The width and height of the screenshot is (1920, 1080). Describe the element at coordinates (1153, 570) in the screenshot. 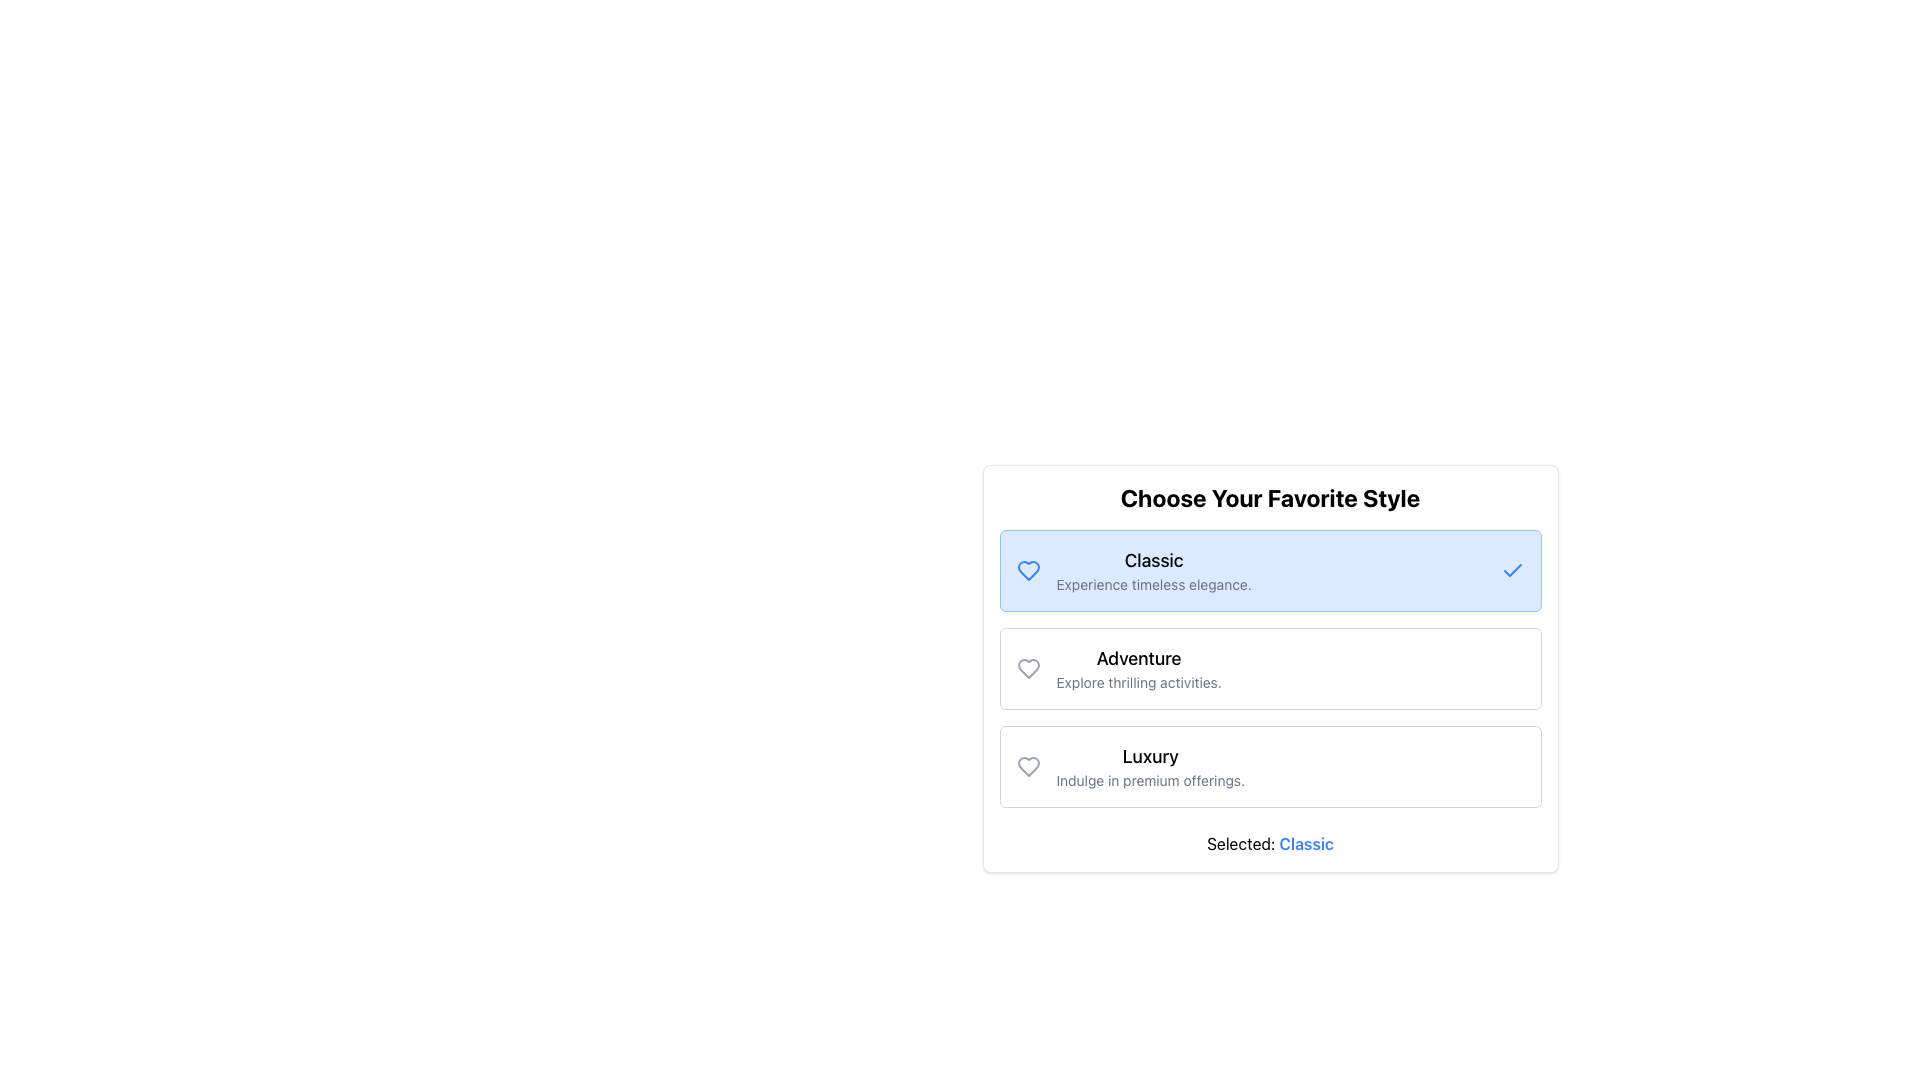

I see `to select the 'Classic' style option from the vertically stacked list of choices` at that location.